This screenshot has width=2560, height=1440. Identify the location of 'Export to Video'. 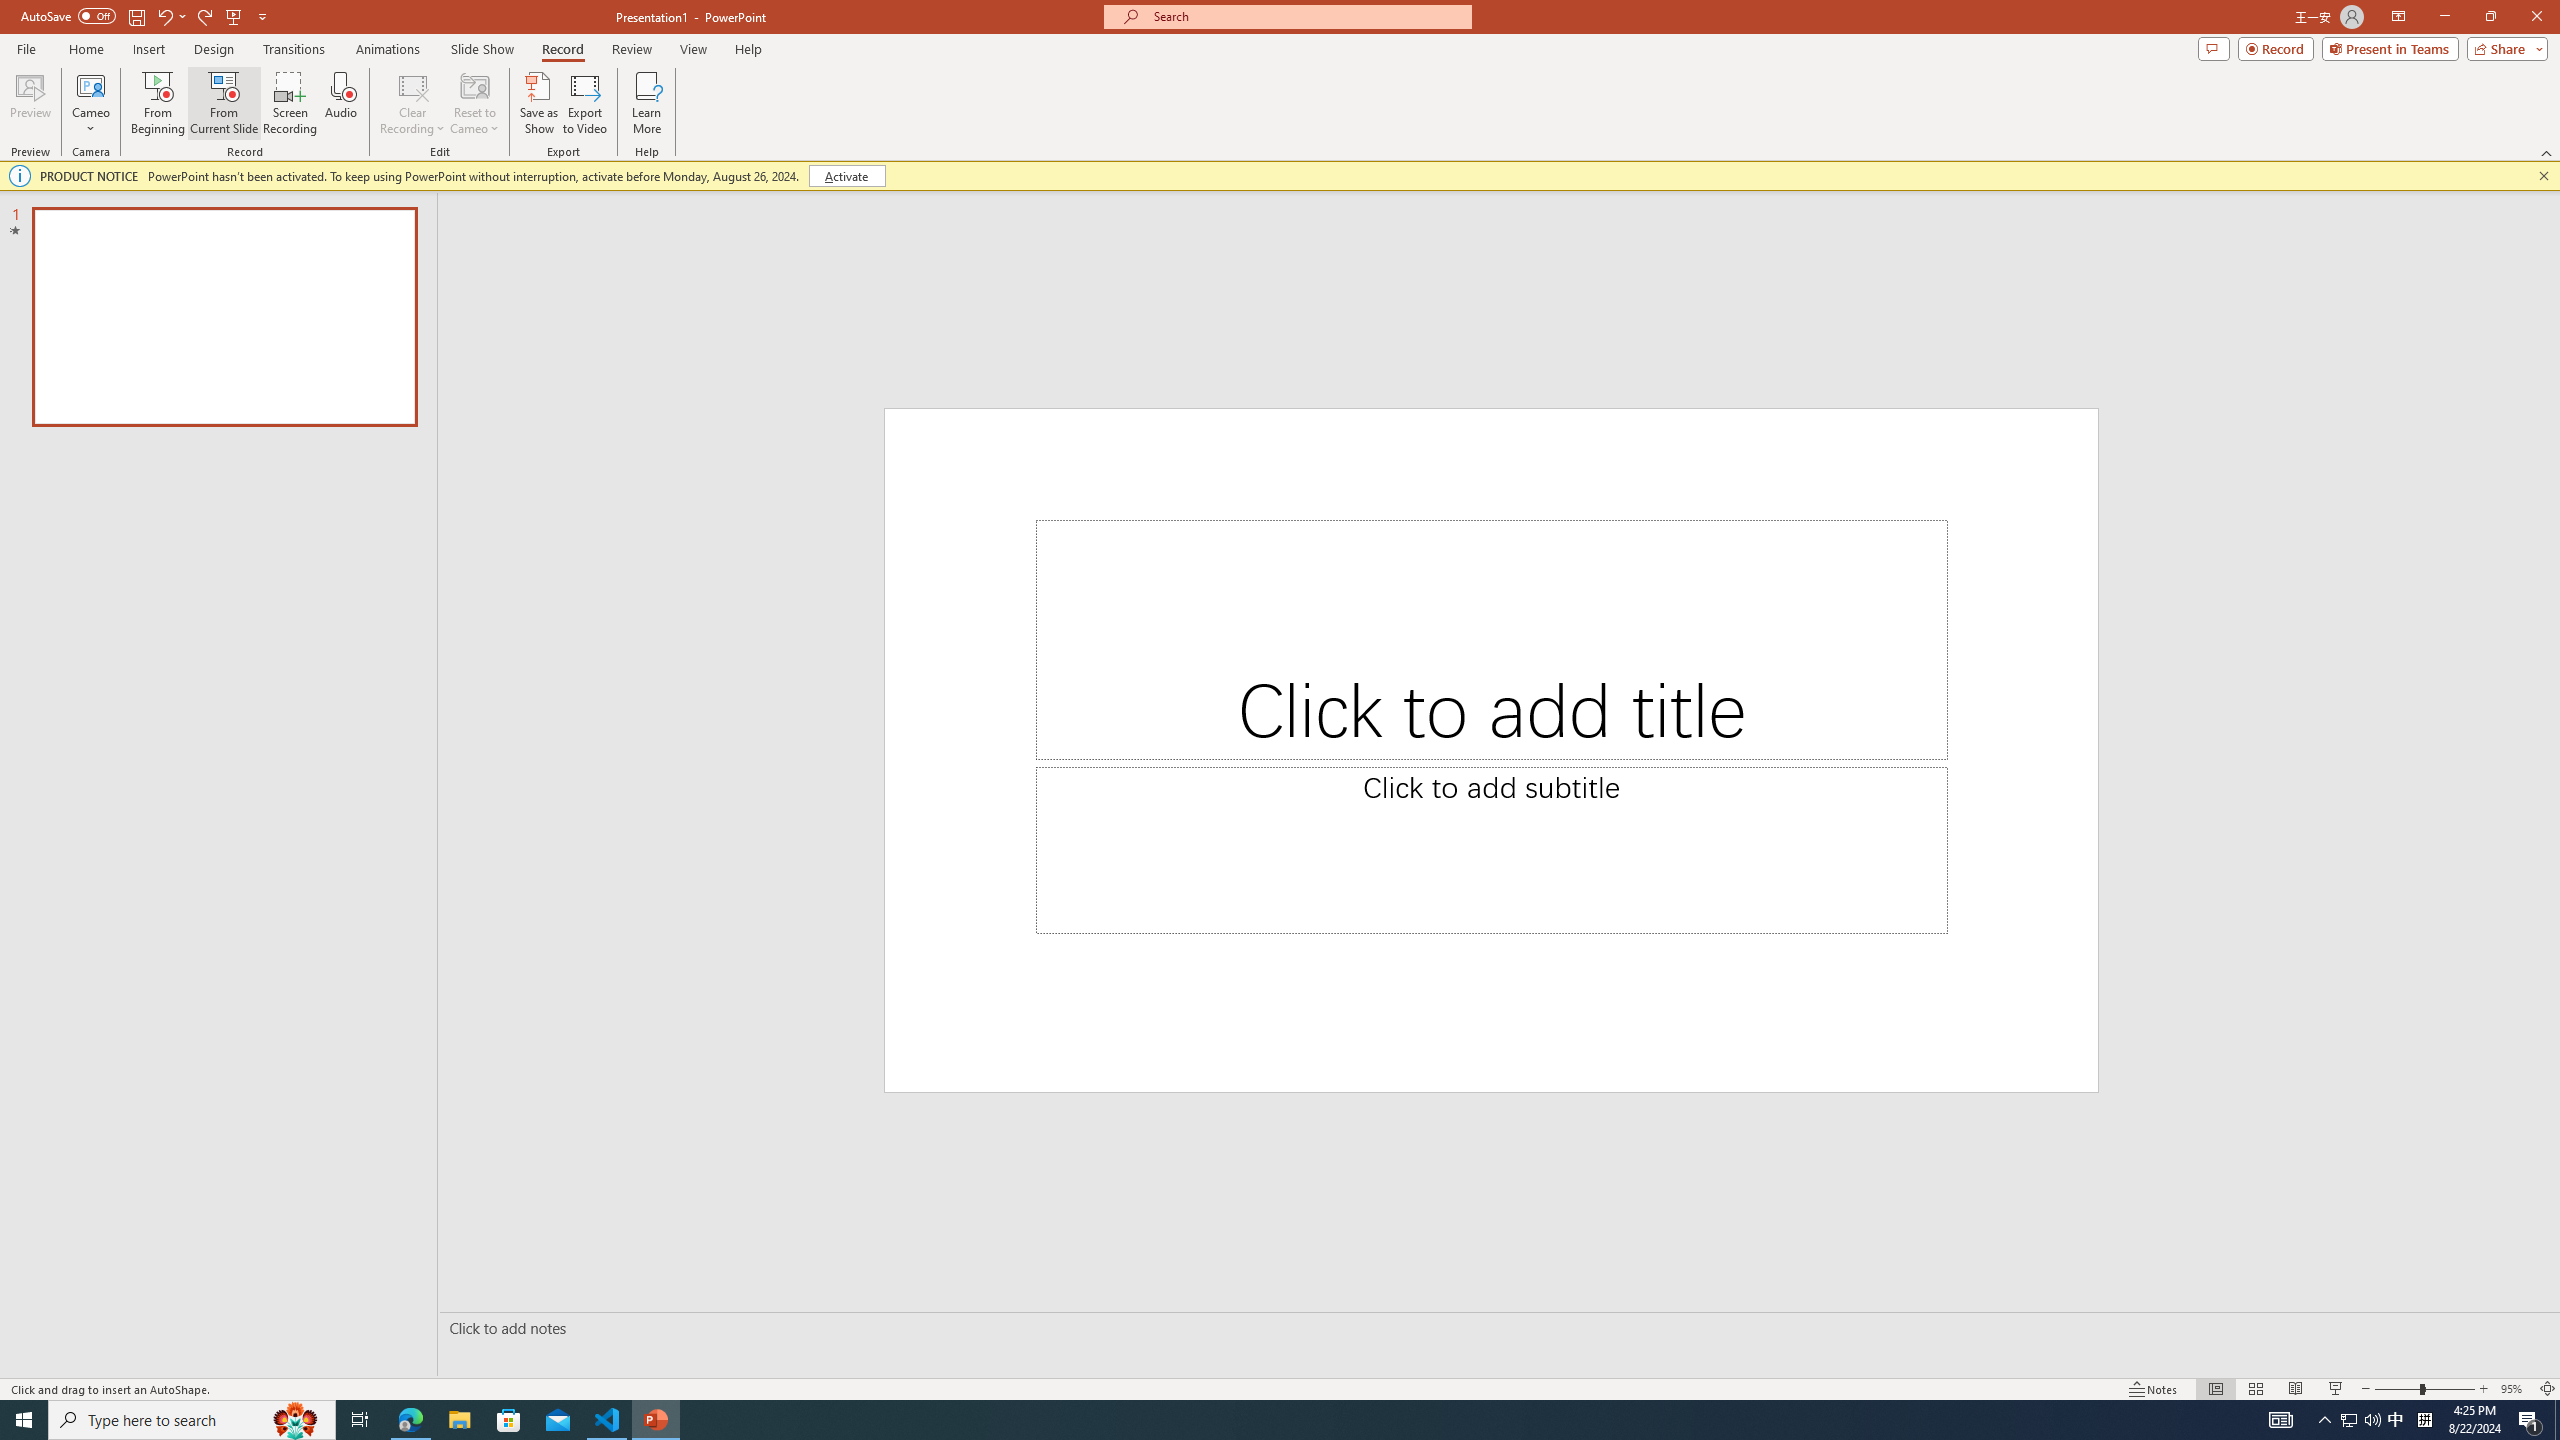
(583, 103).